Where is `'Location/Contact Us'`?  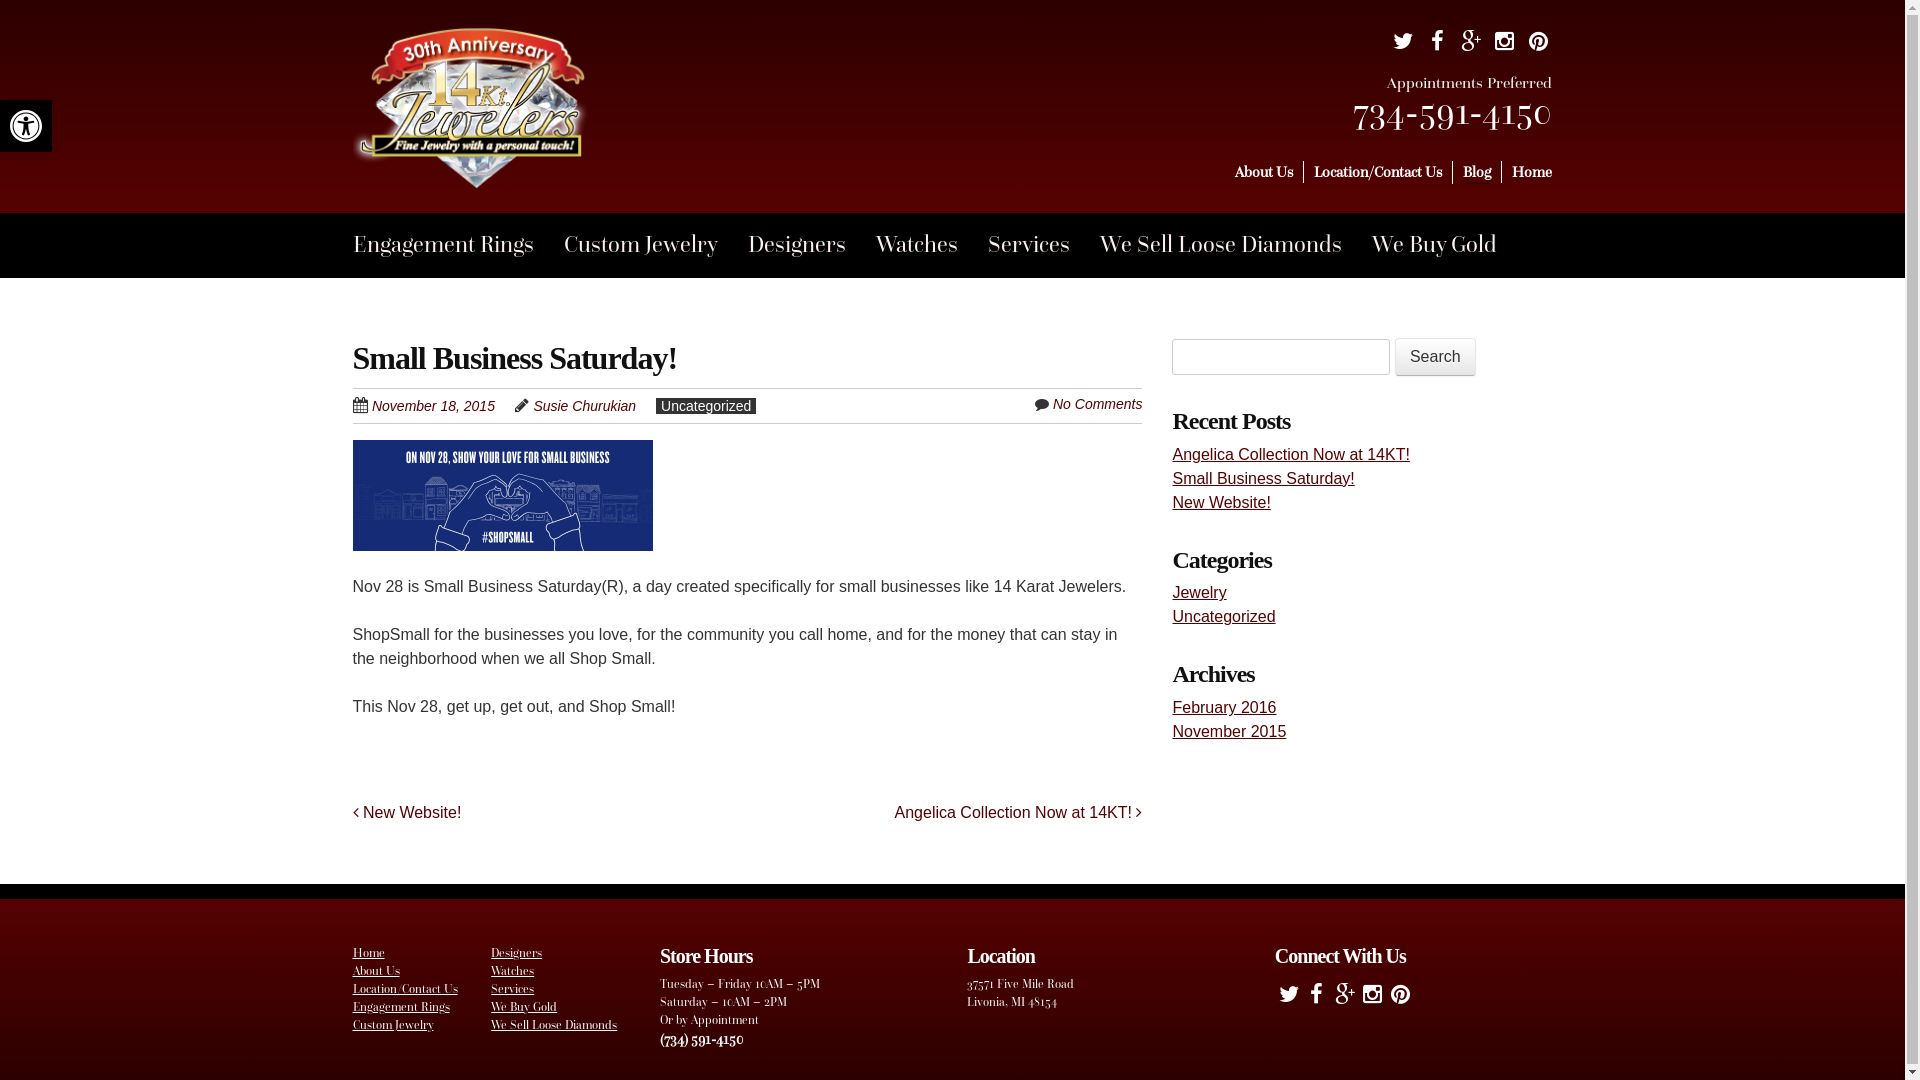
'Location/Contact Us' is located at coordinates (403, 987).